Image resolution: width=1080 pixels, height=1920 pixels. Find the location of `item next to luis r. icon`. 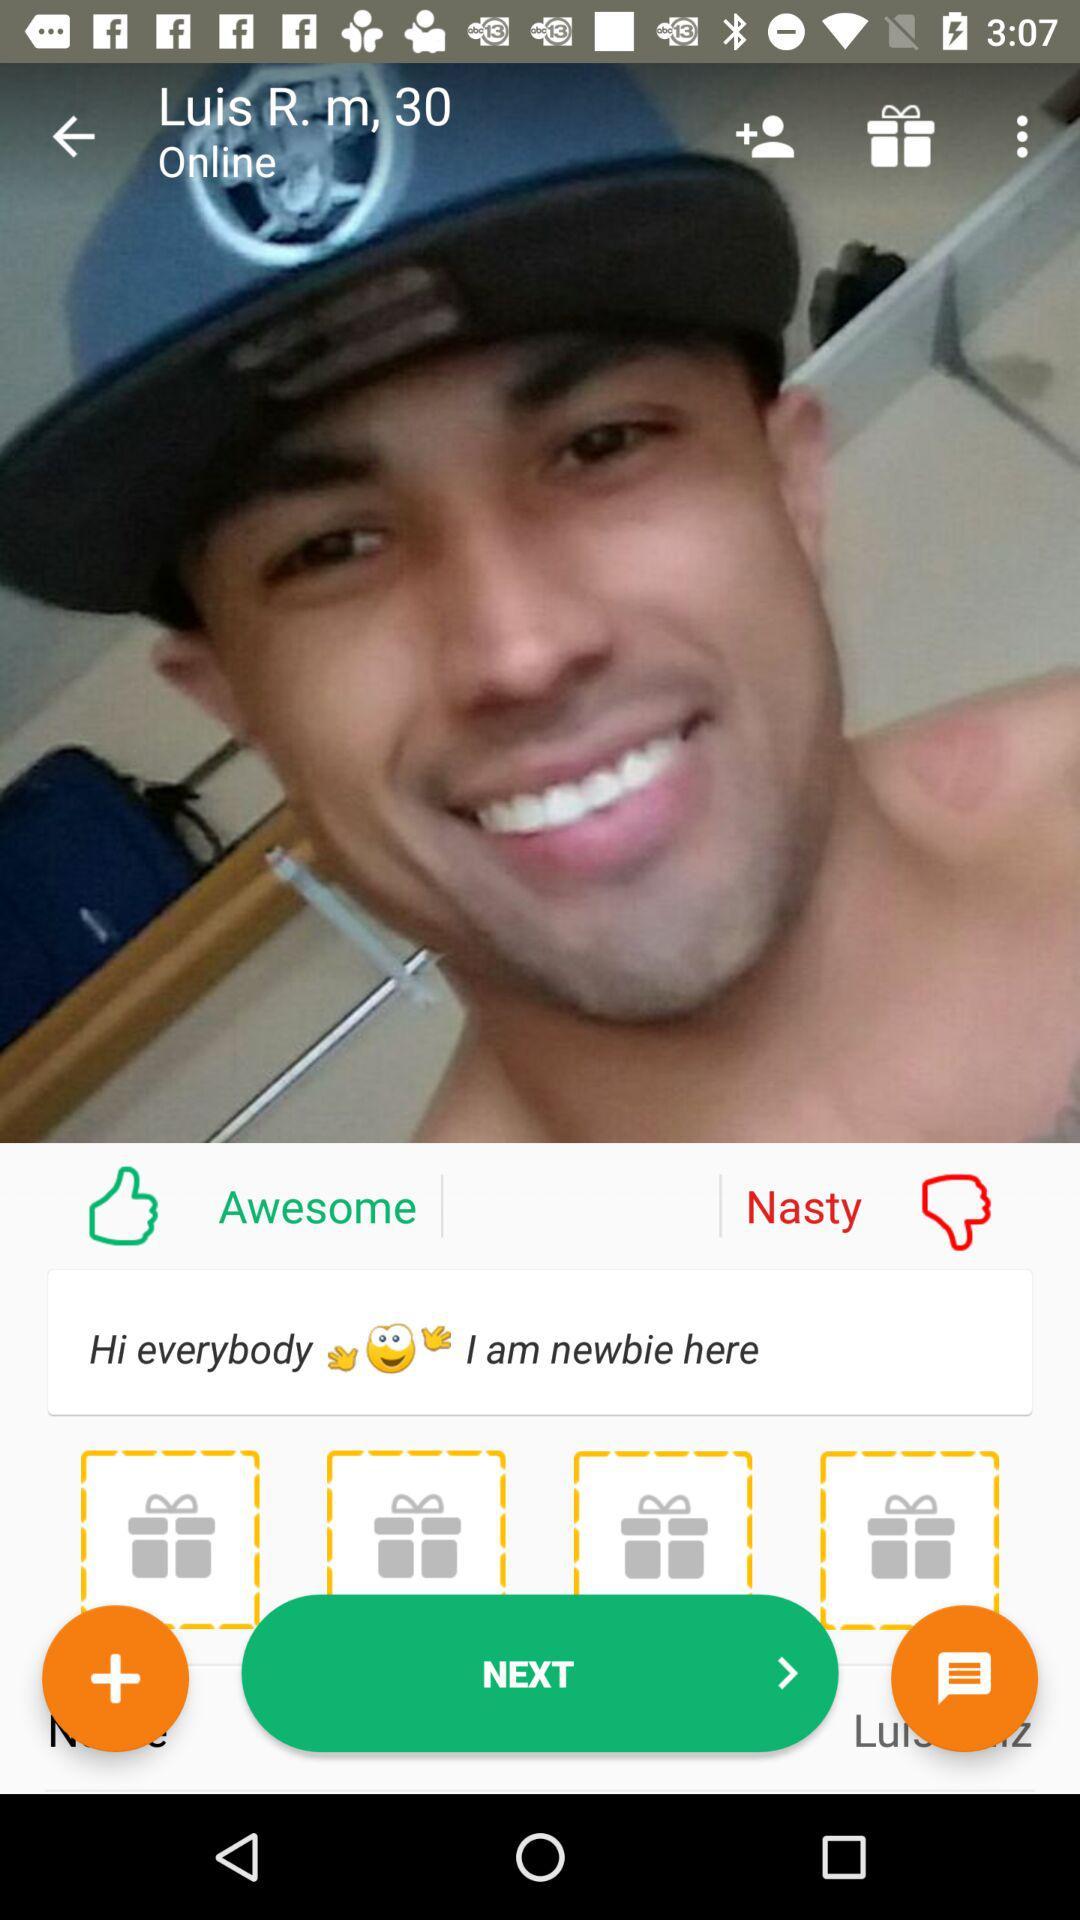

item next to luis r. icon is located at coordinates (72, 135).